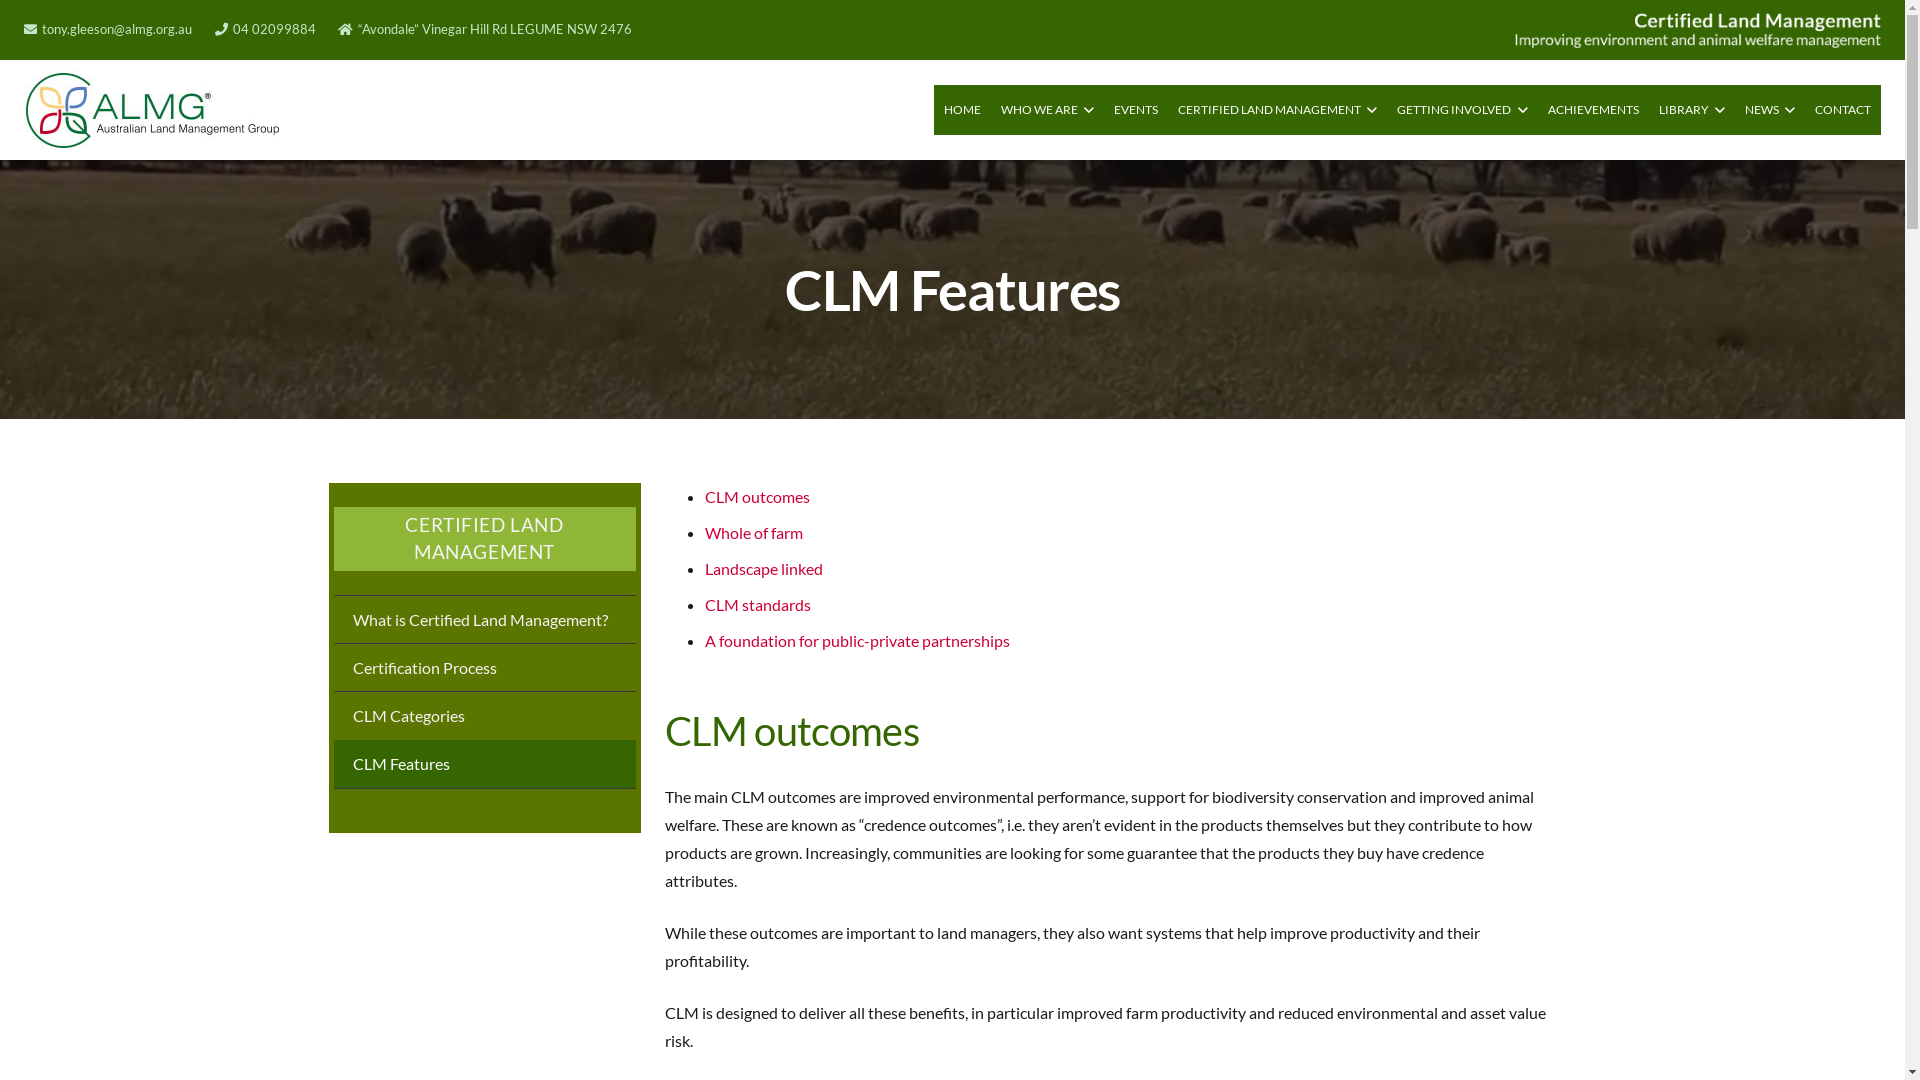 This screenshot has height=1080, width=1920. I want to click on 'CLM Categories', so click(484, 713).